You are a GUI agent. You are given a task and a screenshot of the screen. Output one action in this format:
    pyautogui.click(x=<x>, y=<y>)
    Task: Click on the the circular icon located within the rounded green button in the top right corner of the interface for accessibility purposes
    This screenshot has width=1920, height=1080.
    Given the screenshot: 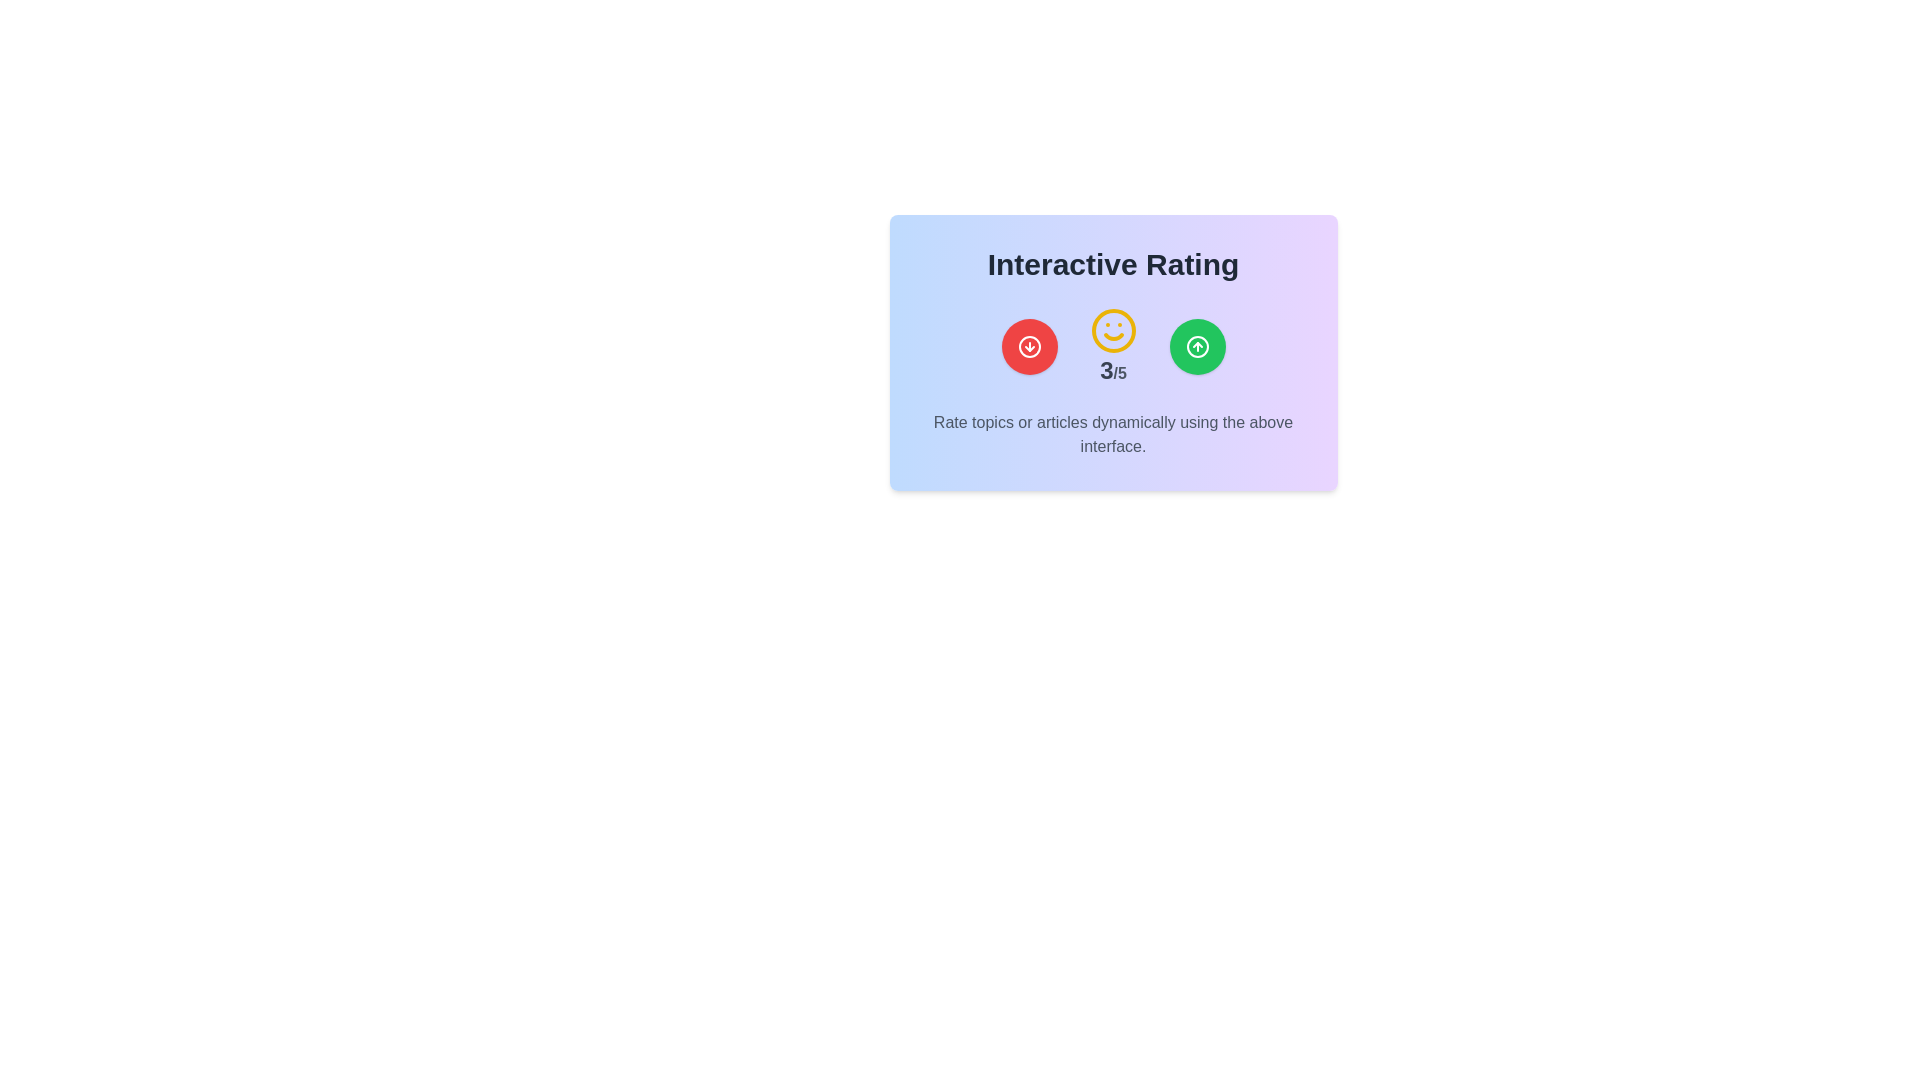 What is the action you would take?
    pyautogui.click(x=1197, y=346)
    